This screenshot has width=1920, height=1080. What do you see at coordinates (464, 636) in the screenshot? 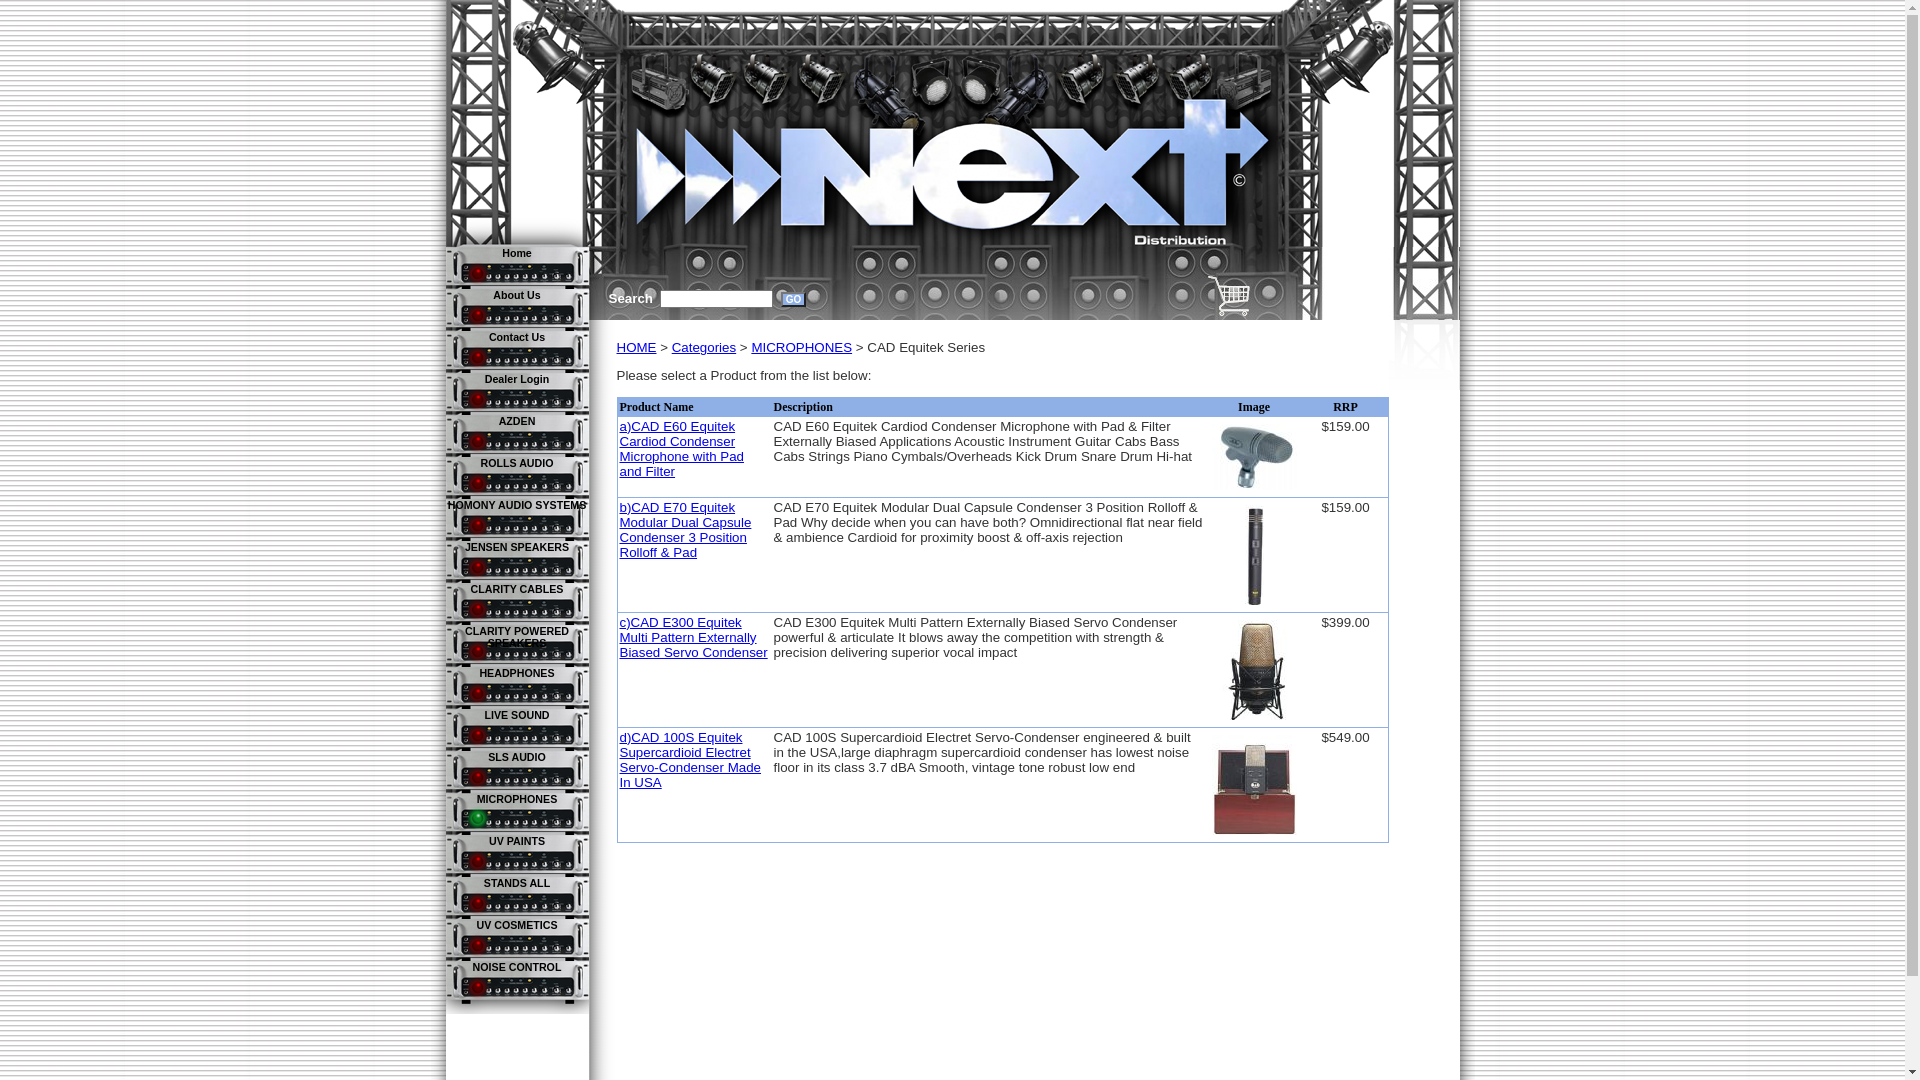
I see `'CLARITY POWERED SPEAKERS'` at bounding box center [464, 636].